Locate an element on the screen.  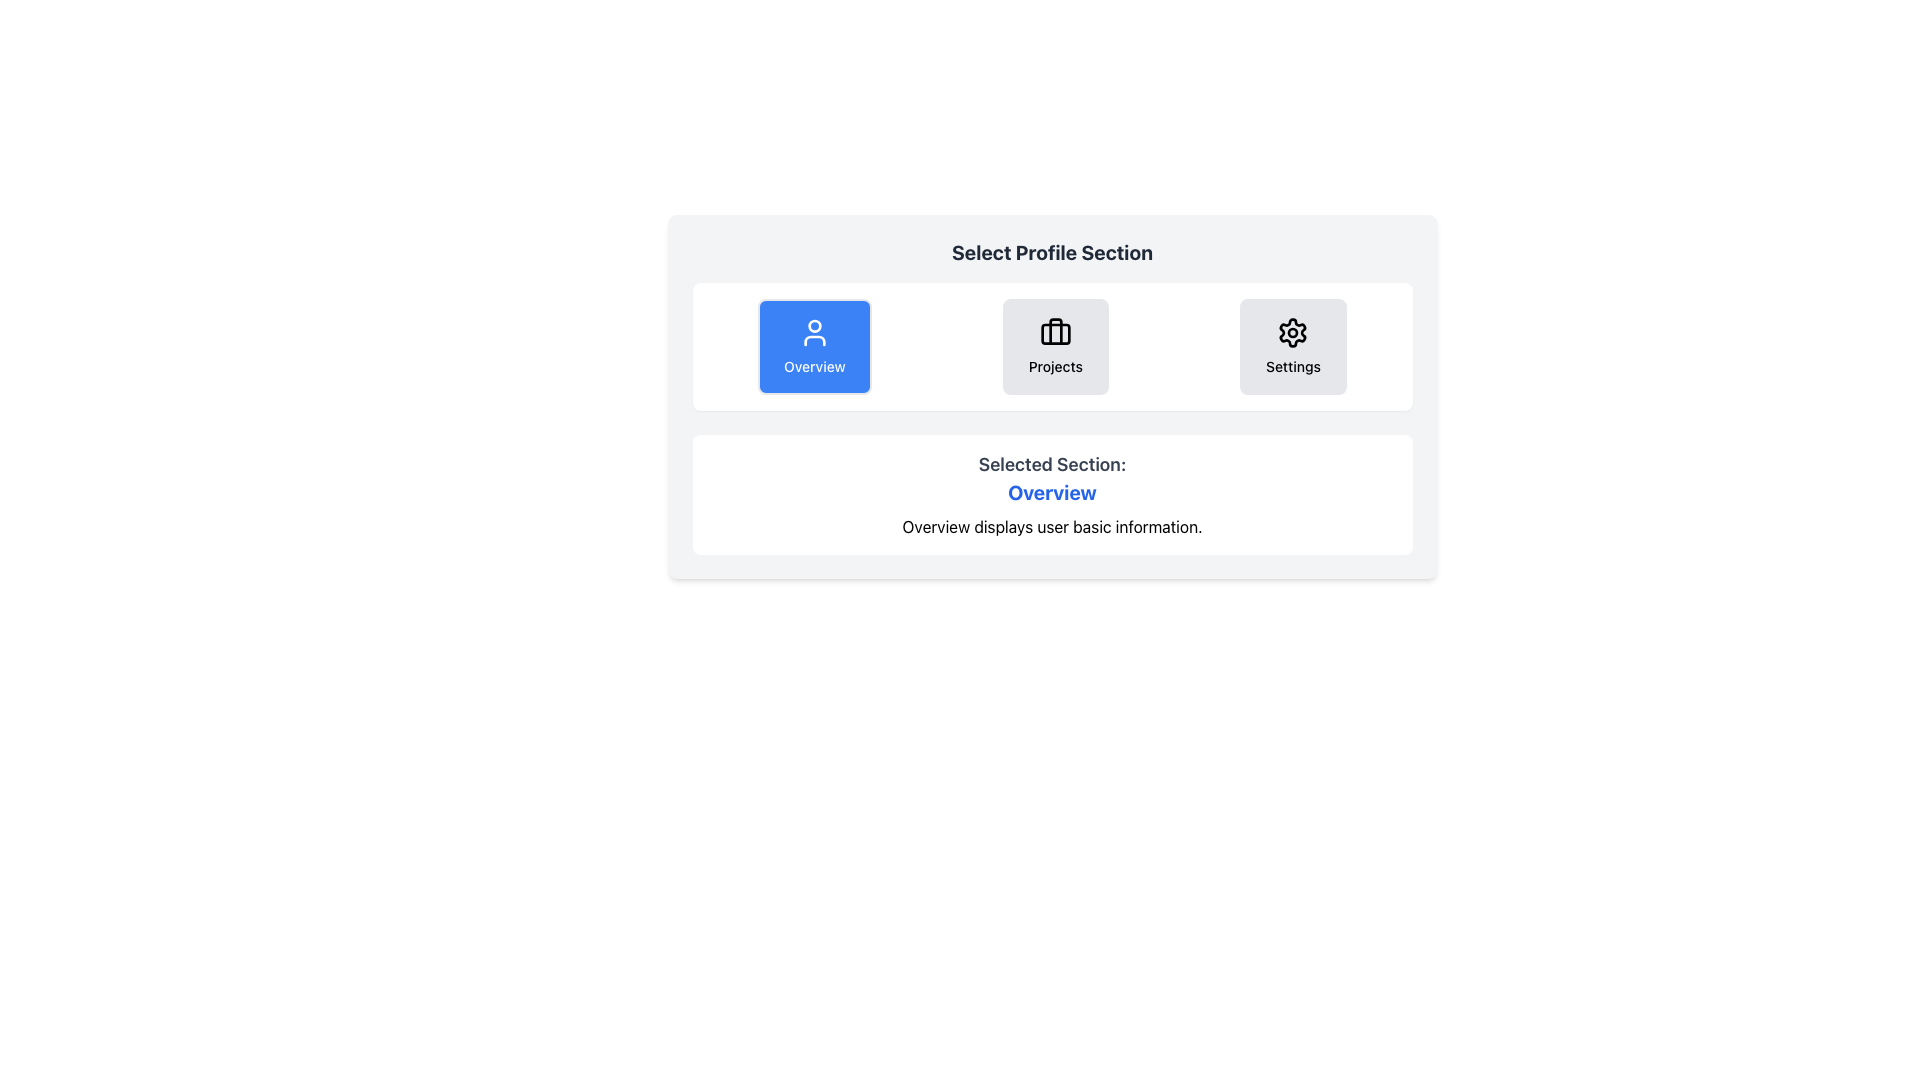
content from the informational display section that shows details about the currently selected 'Overview' section is located at coordinates (1051, 494).